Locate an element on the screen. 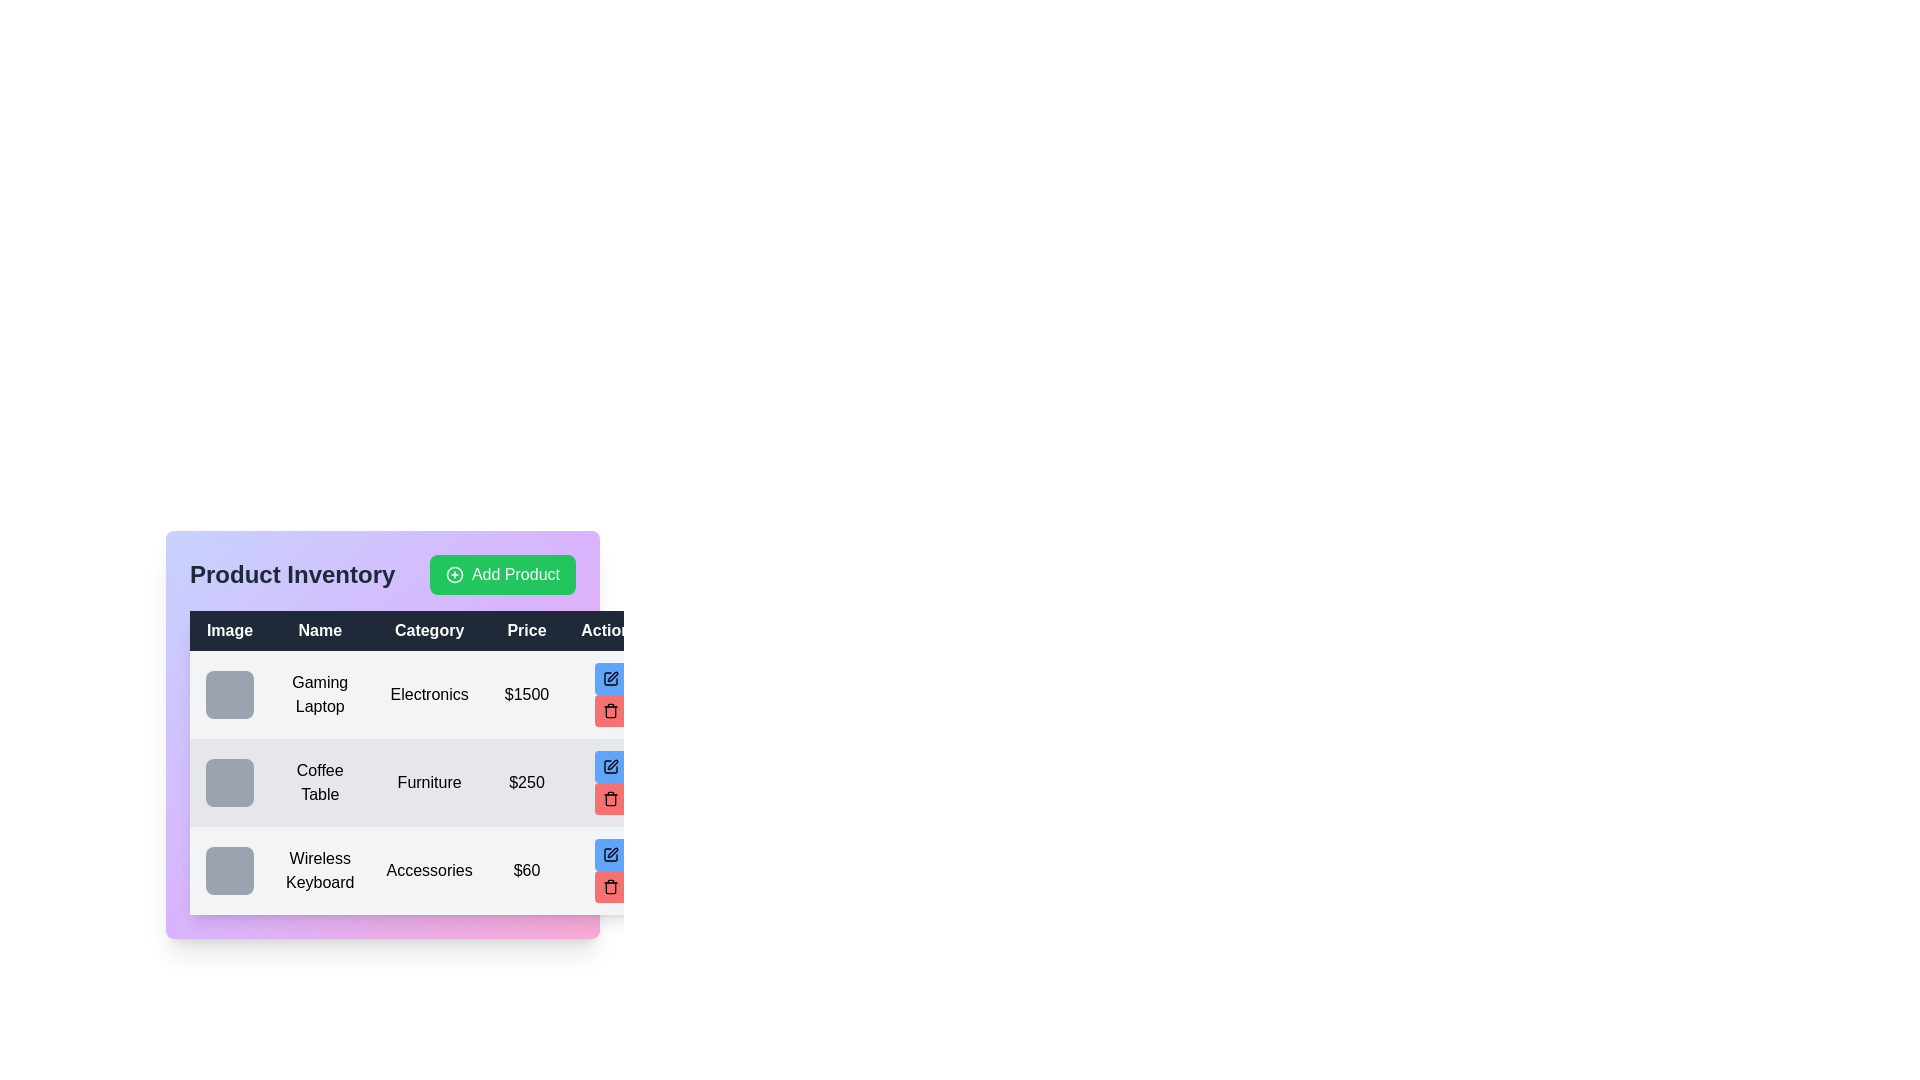 The image size is (1920, 1080). the informational text label indicating the category 'Wireless Keyboard', which is located in the third row and third column of the table under the 'Category' heading is located at coordinates (428, 870).